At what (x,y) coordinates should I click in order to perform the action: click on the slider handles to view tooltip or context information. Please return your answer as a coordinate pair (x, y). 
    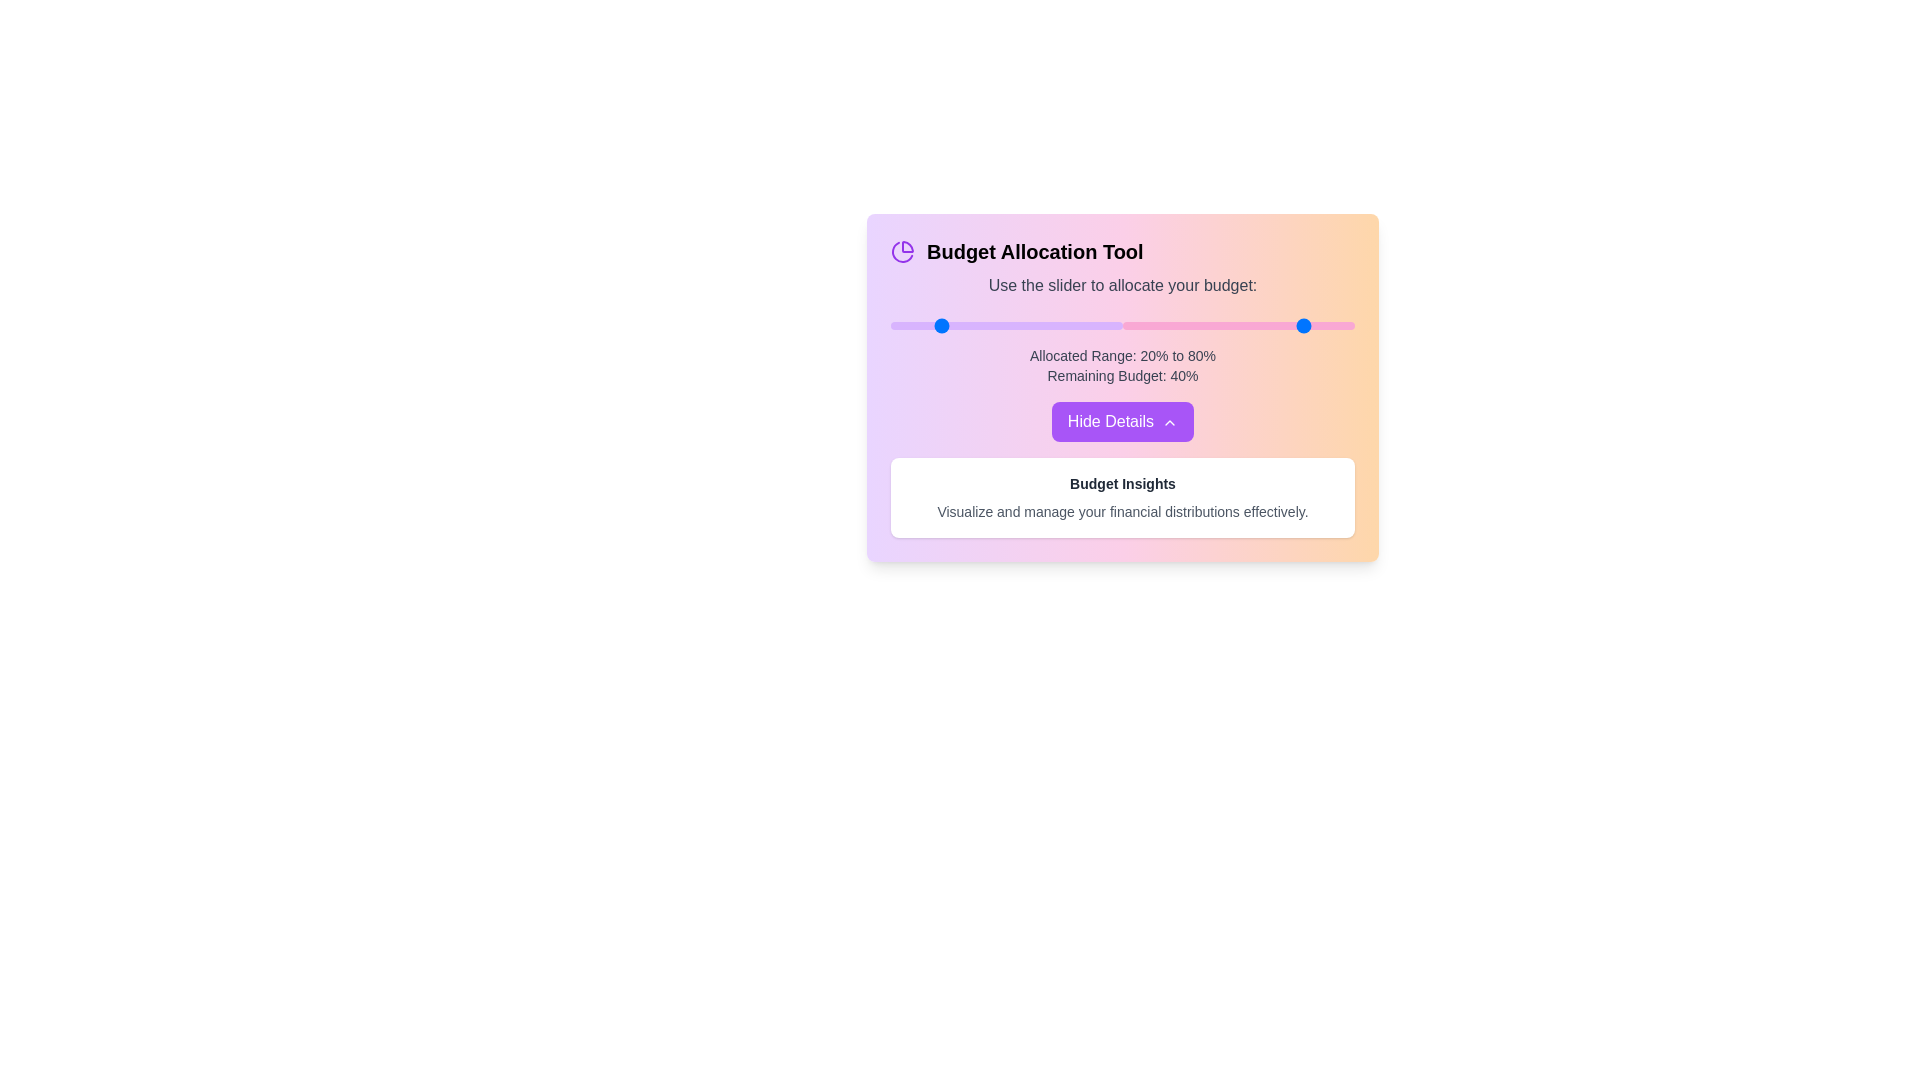
    Looking at the image, I should click on (1007, 325).